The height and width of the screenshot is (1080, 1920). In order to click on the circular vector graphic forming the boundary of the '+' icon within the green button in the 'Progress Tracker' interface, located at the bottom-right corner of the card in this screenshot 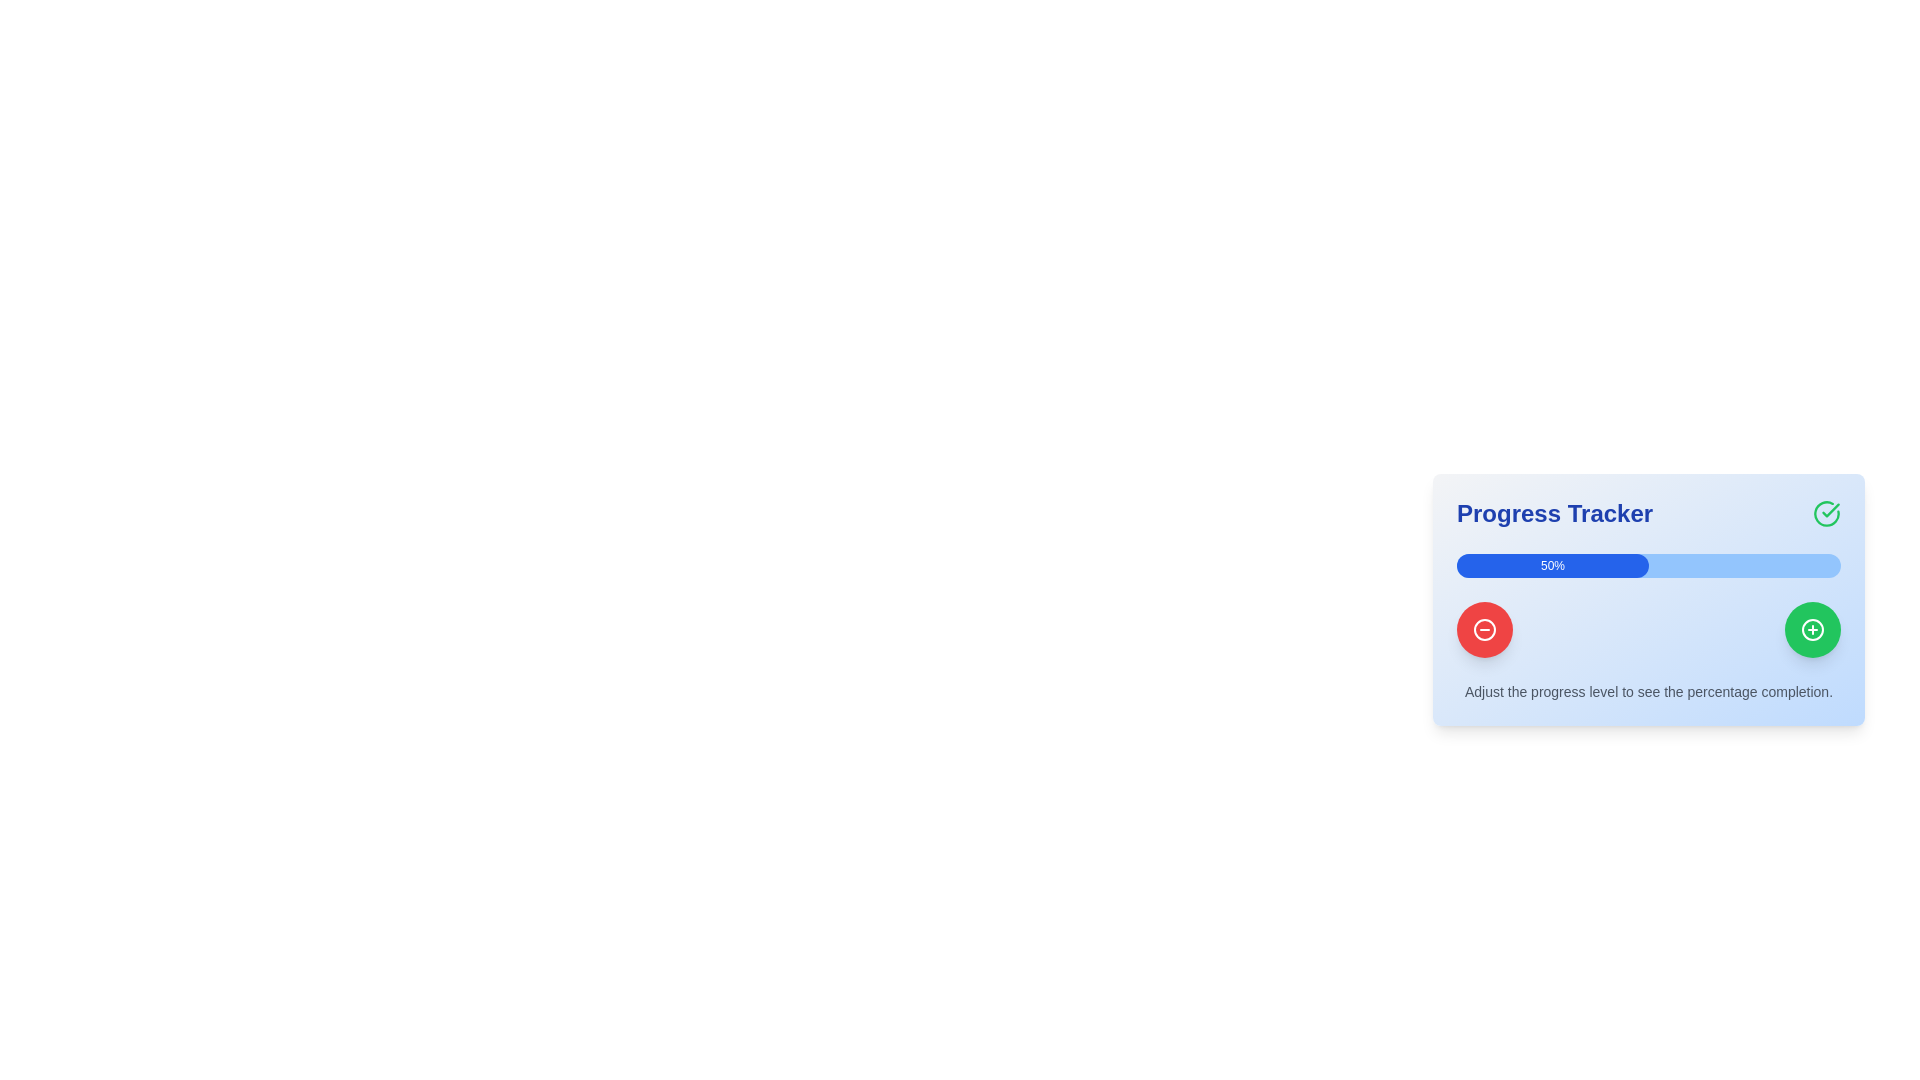, I will do `click(1813, 628)`.